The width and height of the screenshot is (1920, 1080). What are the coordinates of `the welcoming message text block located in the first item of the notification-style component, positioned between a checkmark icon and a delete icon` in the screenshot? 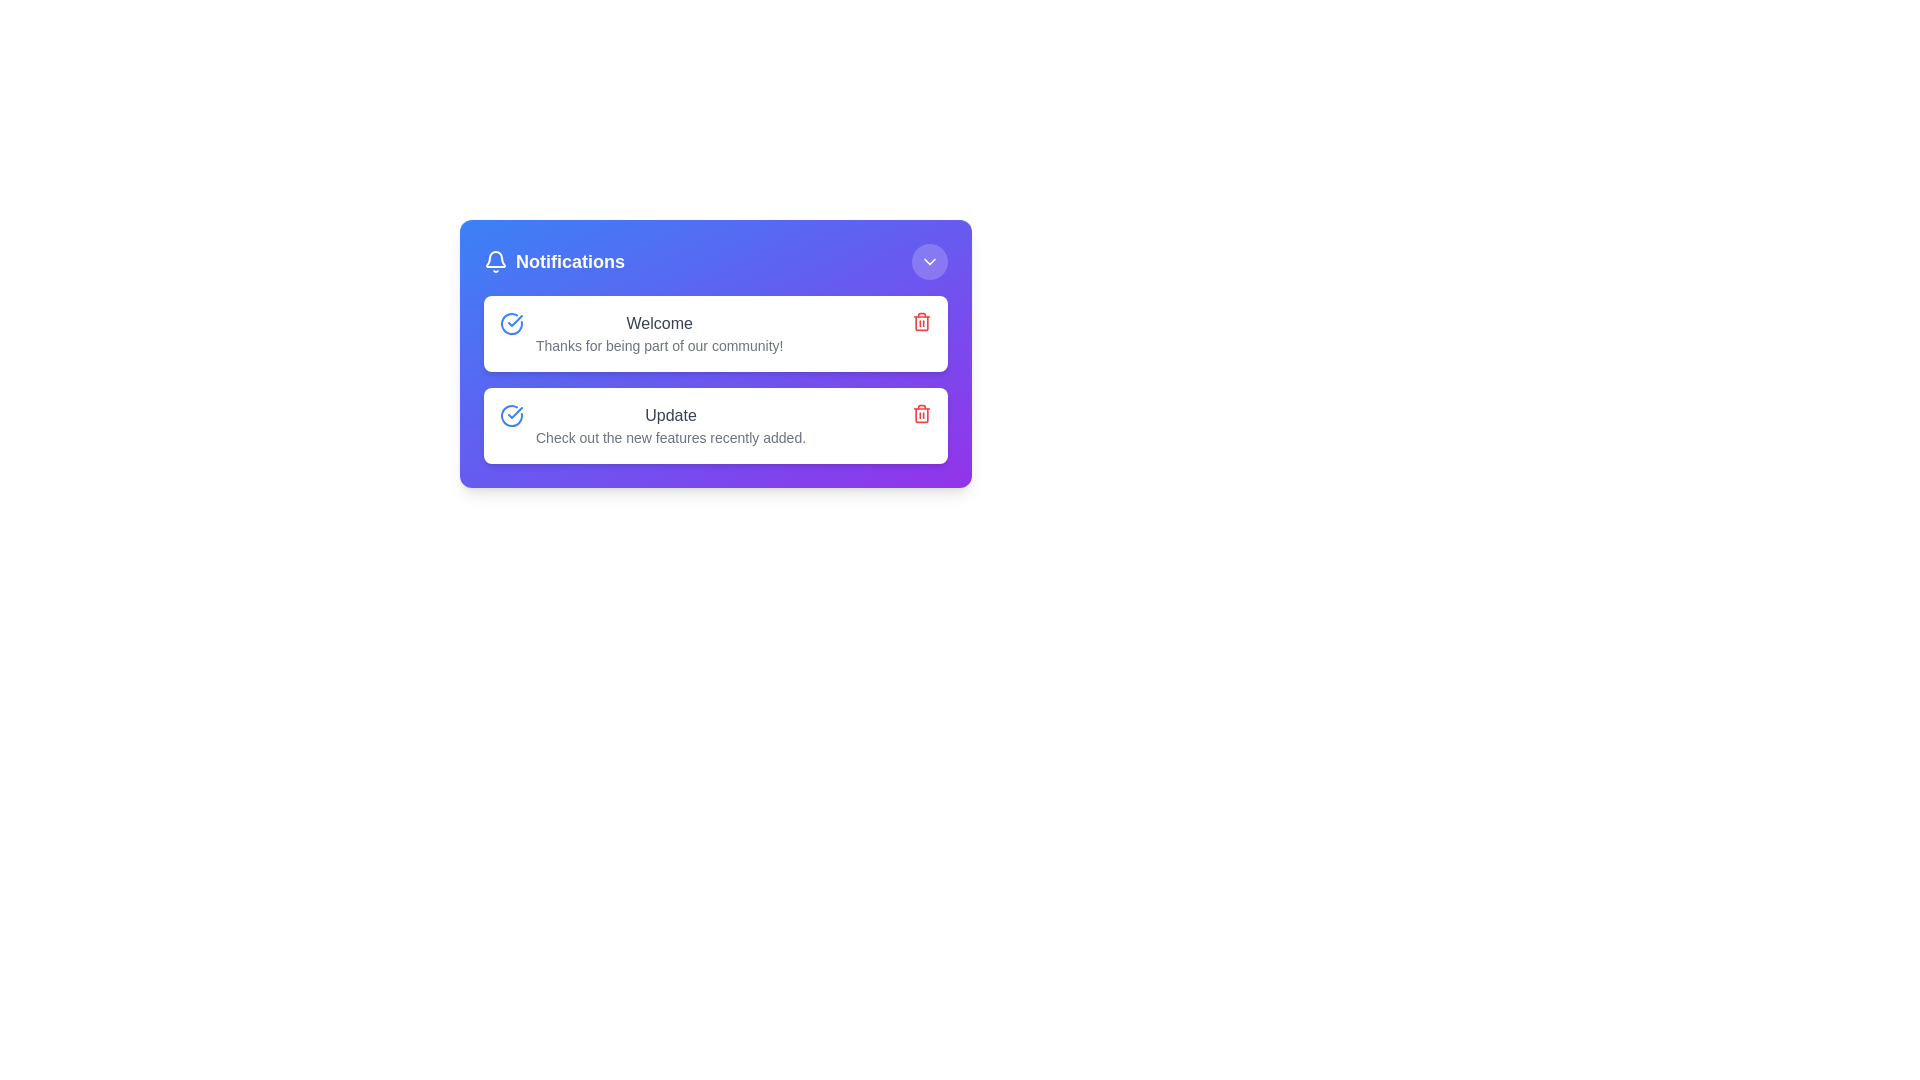 It's located at (659, 333).